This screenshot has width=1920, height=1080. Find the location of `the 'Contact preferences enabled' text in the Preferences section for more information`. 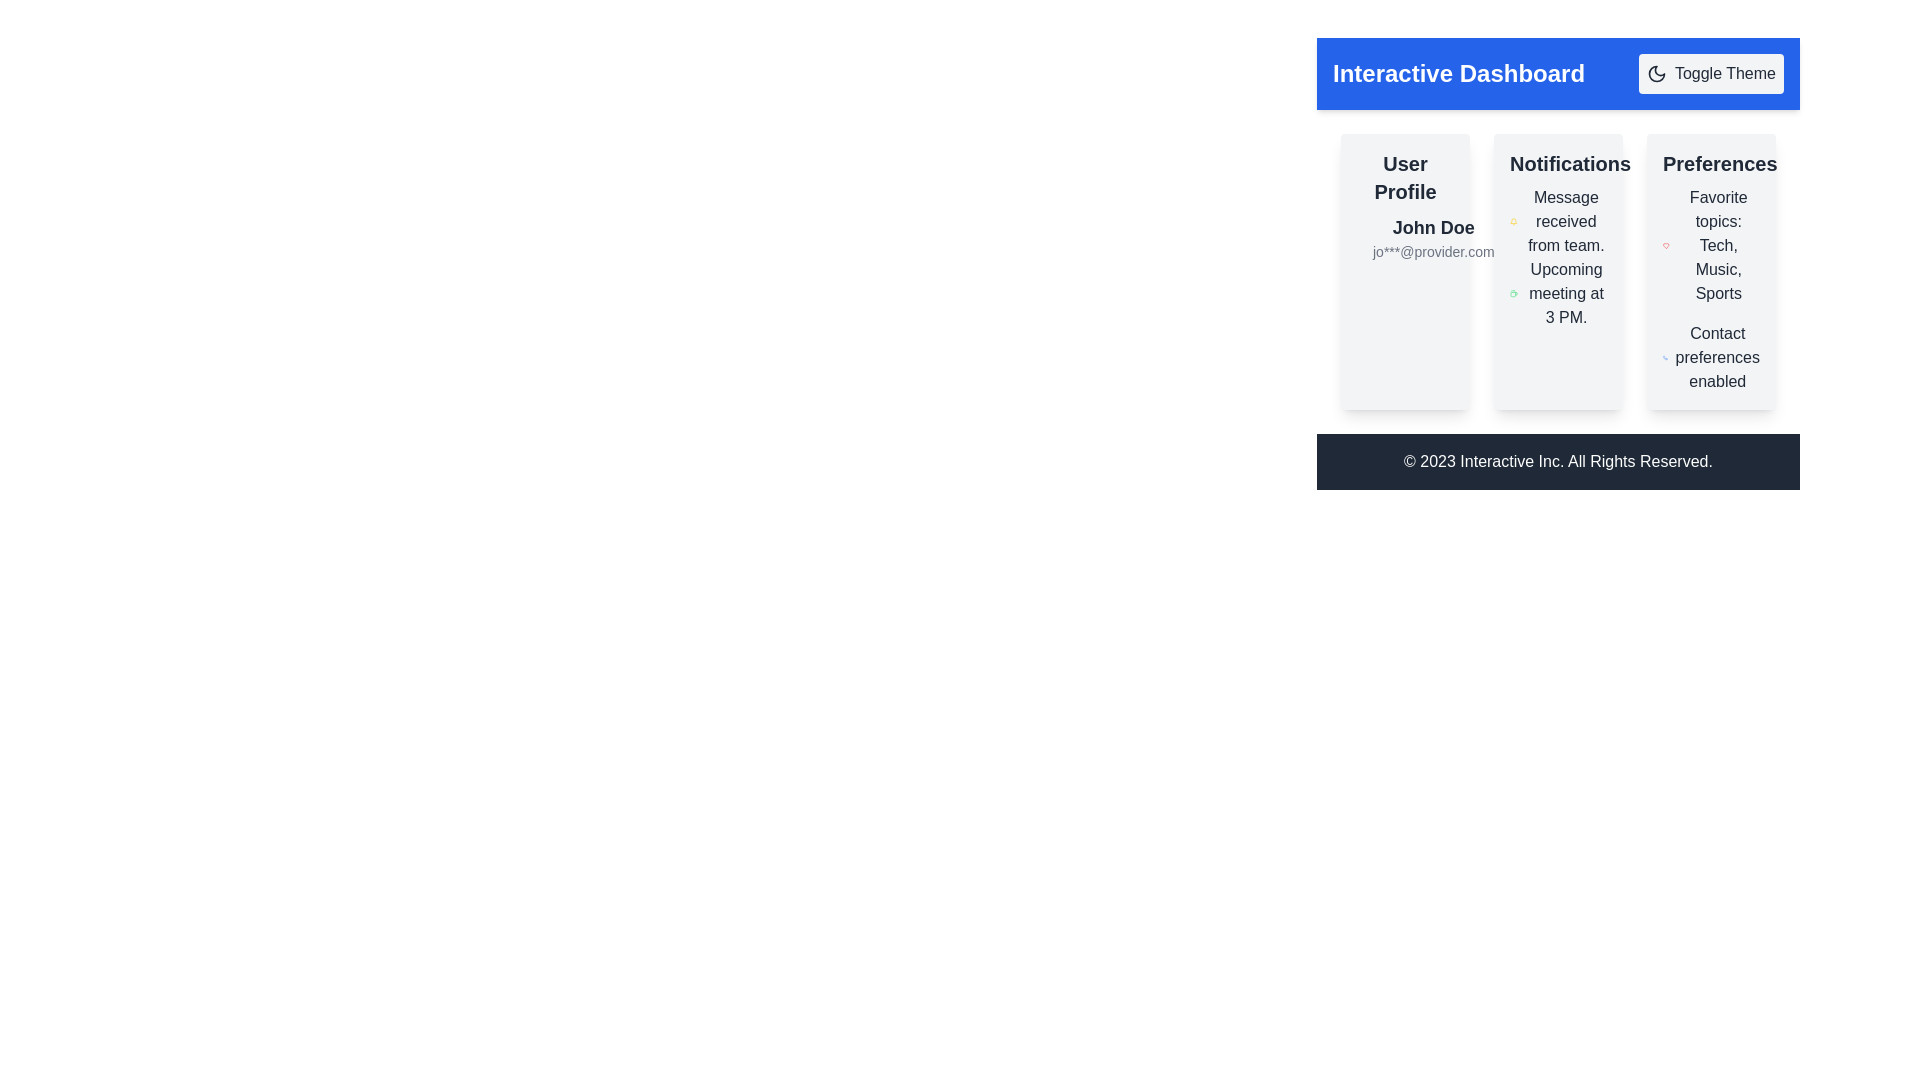

the 'Contact preferences enabled' text in the Preferences section for more information is located at coordinates (1710, 357).